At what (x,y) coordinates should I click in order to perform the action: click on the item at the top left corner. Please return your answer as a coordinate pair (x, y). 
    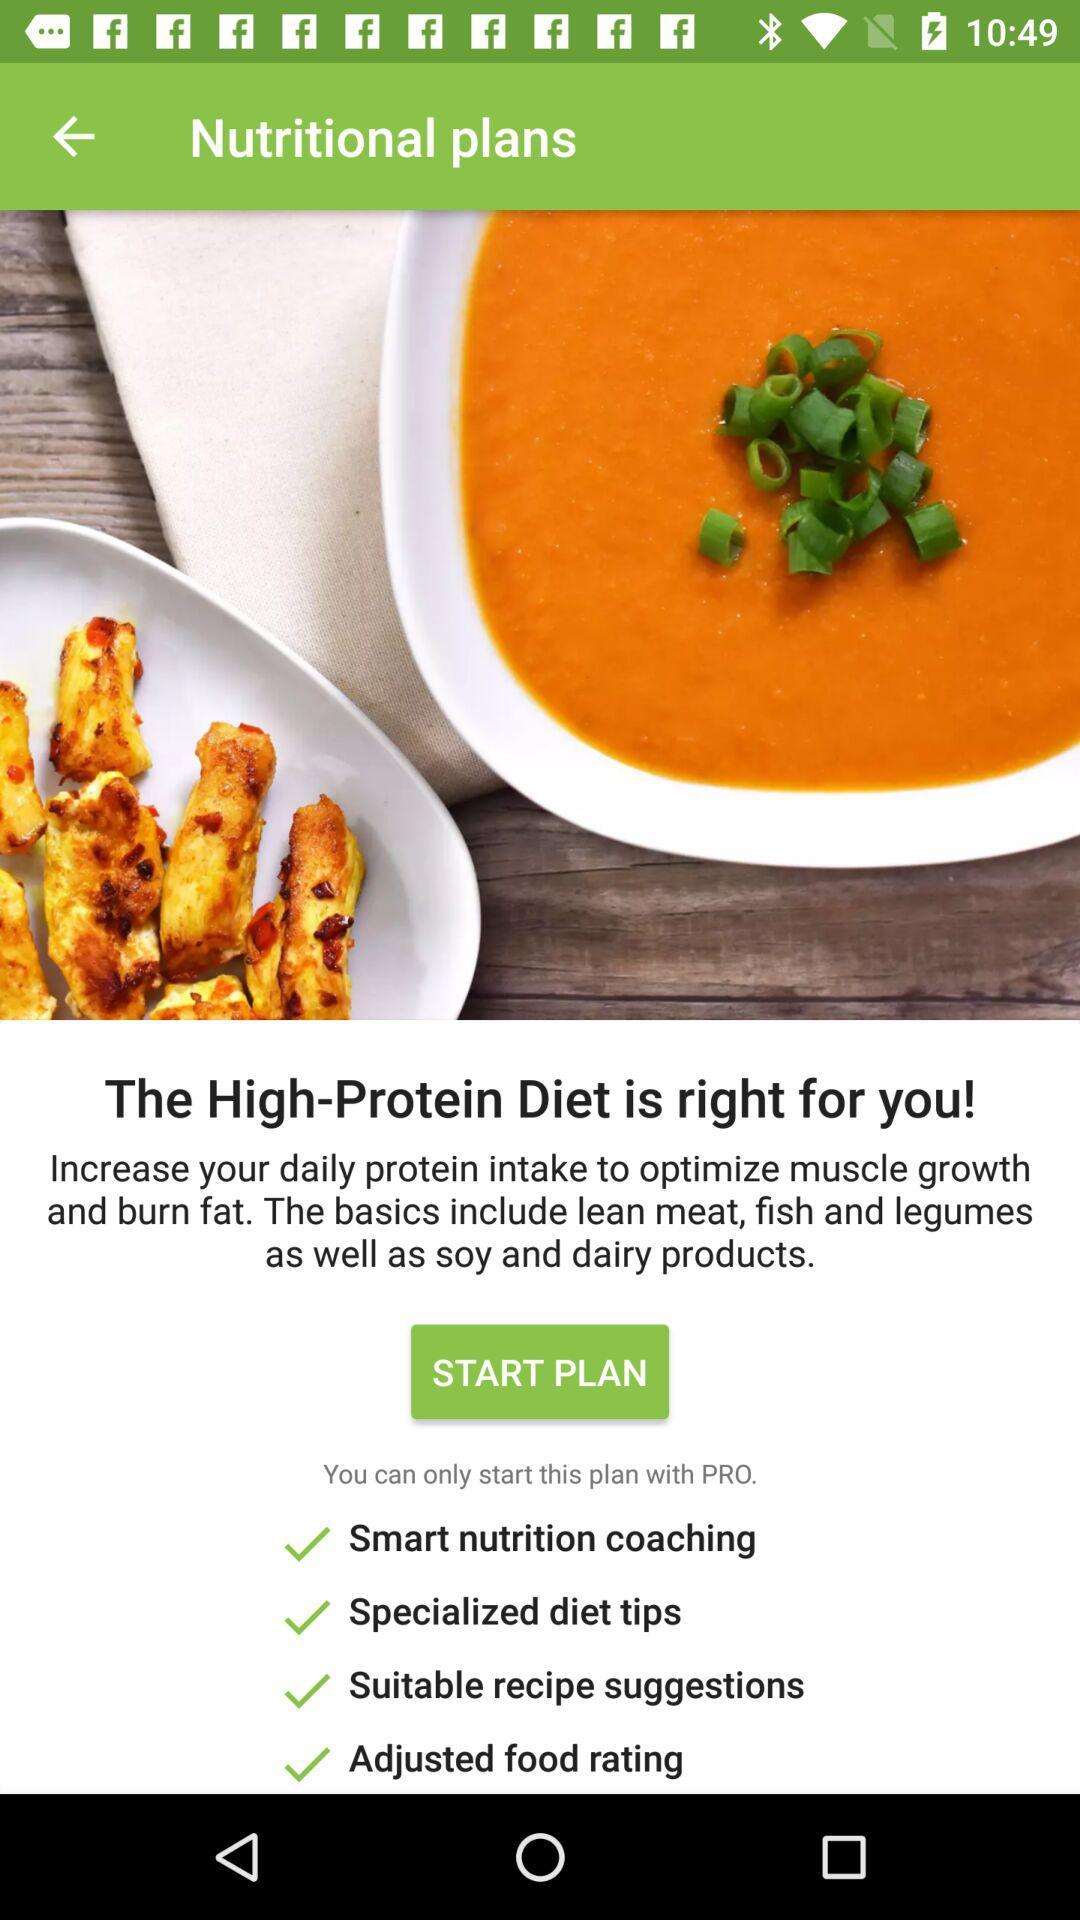
    Looking at the image, I should click on (72, 135).